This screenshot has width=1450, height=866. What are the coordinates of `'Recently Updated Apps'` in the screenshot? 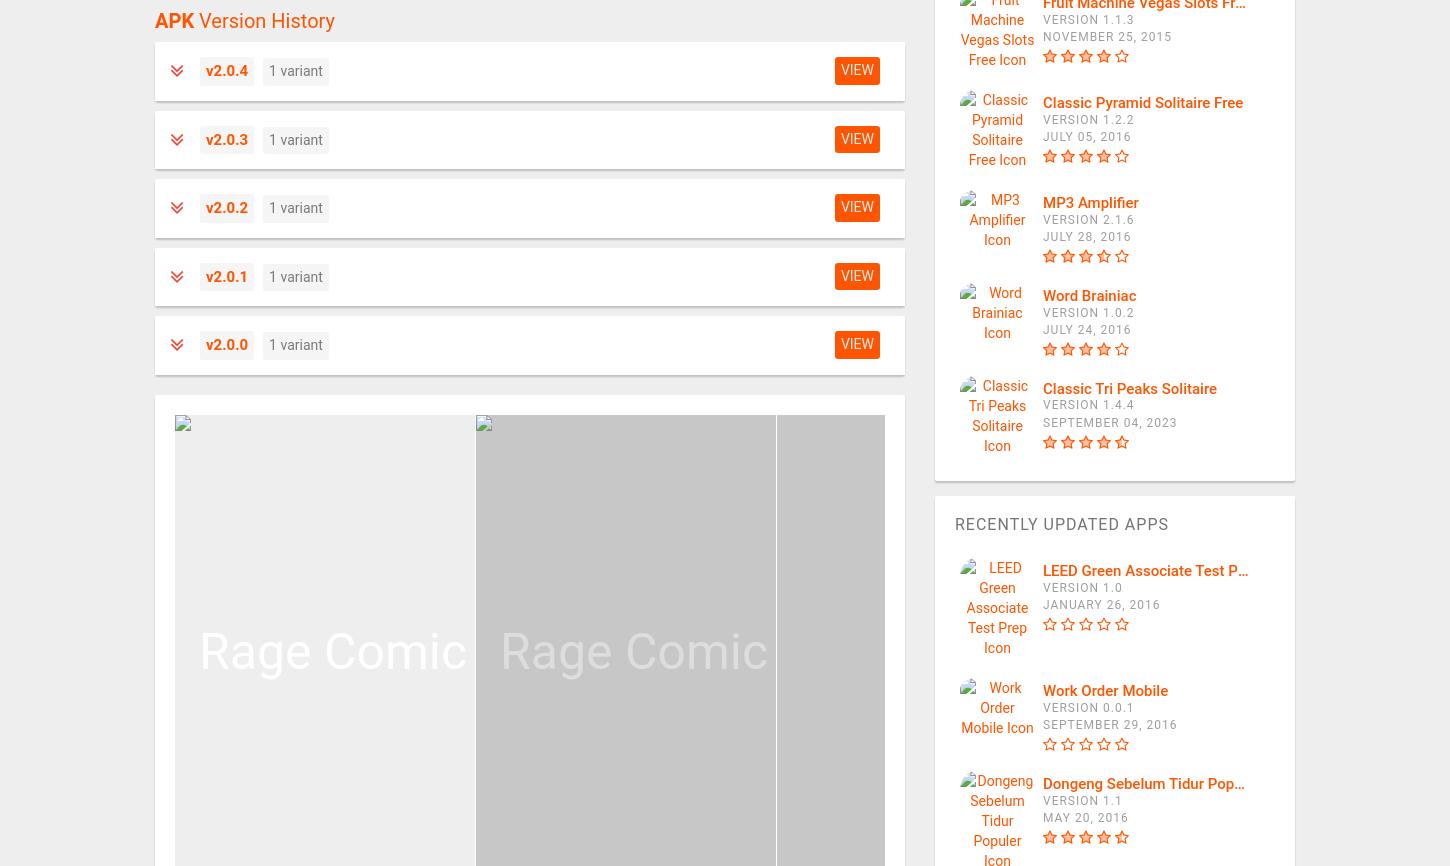 It's located at (1061, 523).